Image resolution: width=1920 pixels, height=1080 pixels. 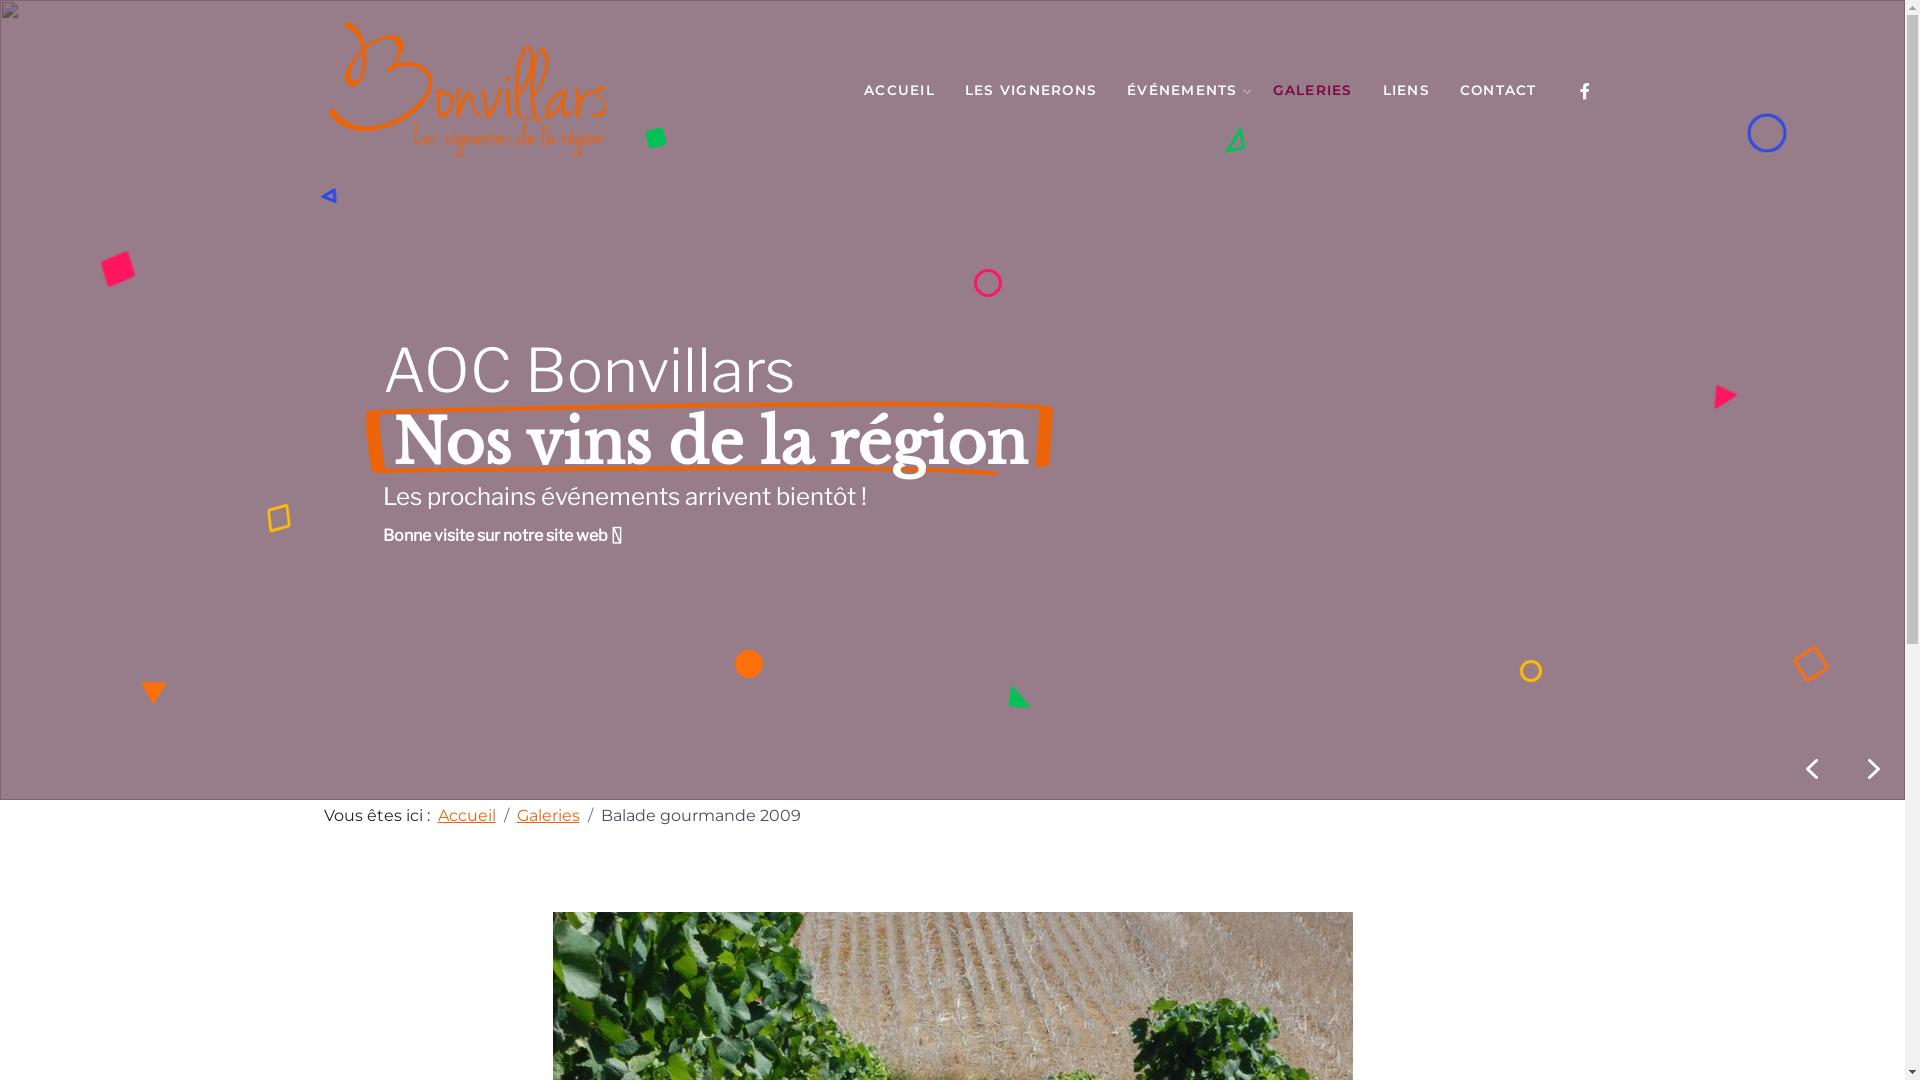 I want to click on 'LES VIGNERONS', so click(x=1031, y=88).